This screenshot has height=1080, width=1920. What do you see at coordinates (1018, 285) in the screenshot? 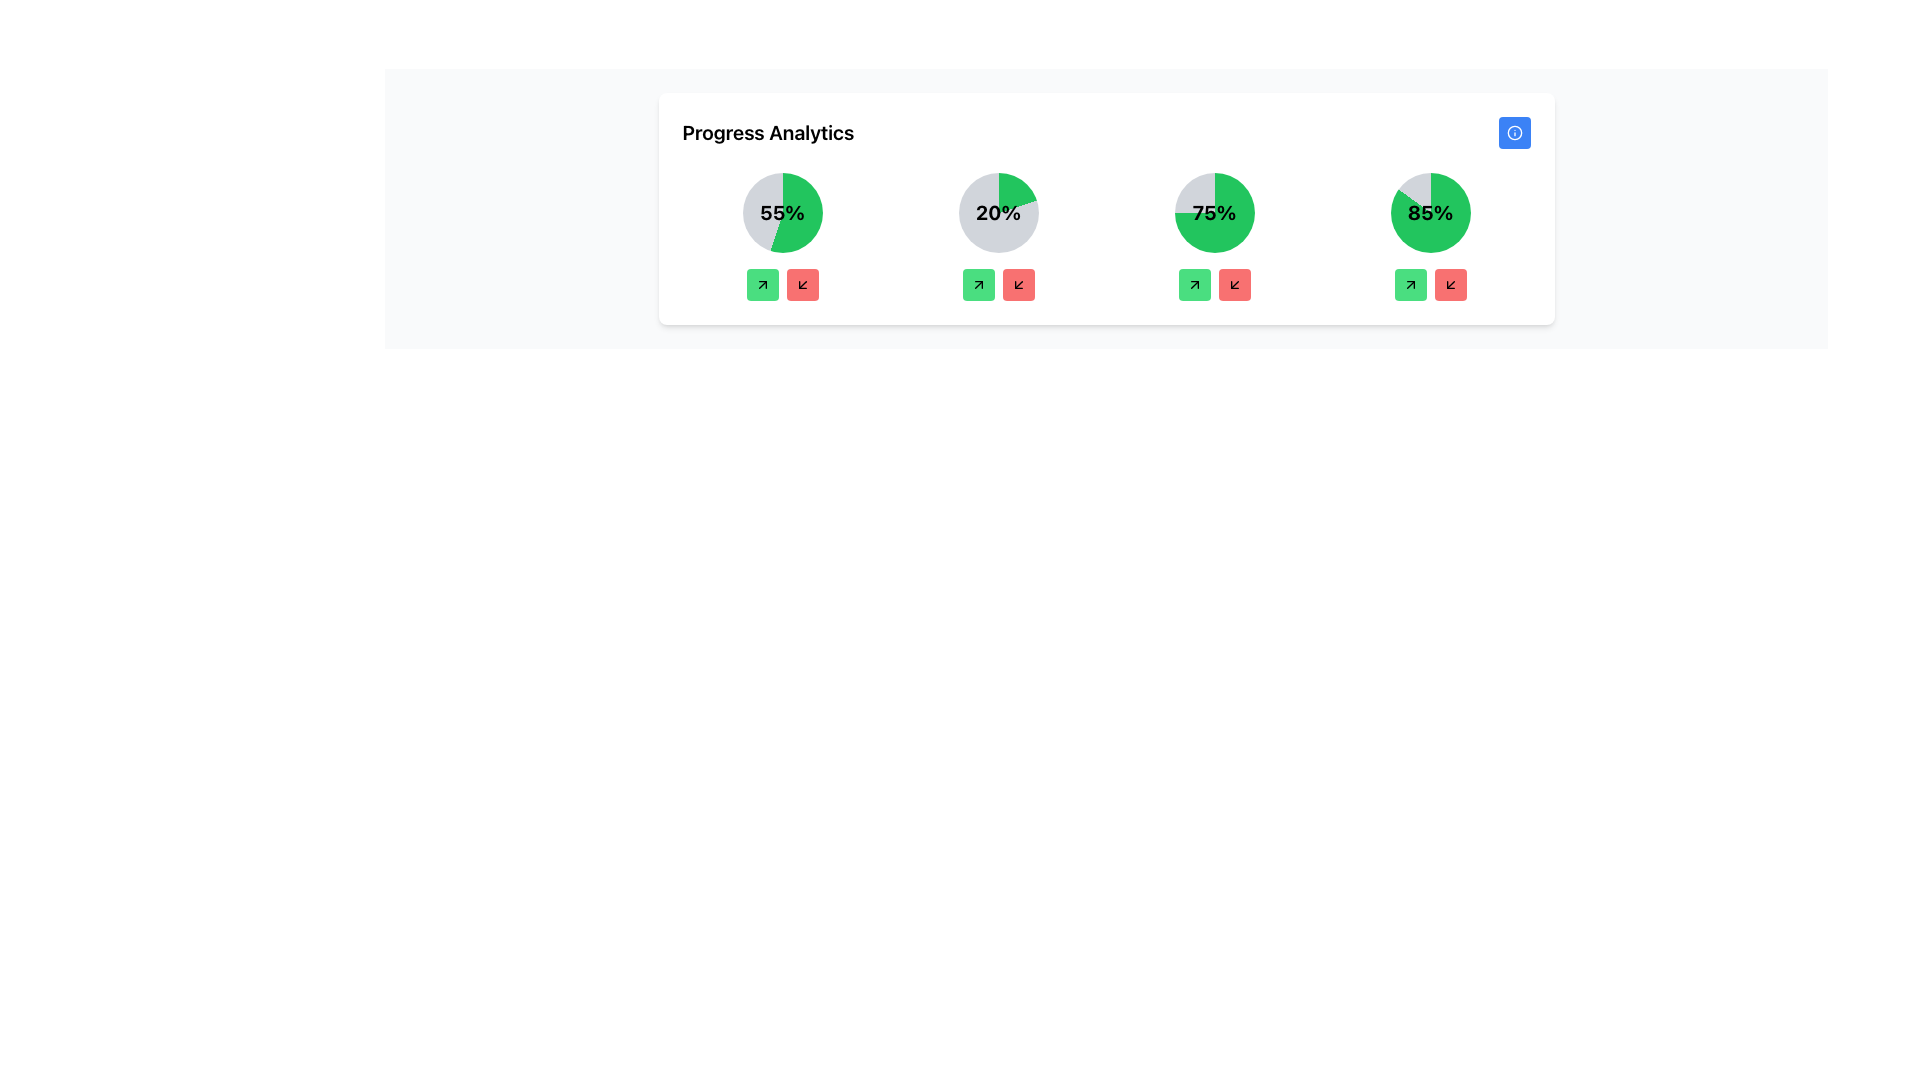
I see `the second red button located below the second circular green chart labeled '20%' in the 'Progress Analytics' section` at bounding box center [1018, 285].